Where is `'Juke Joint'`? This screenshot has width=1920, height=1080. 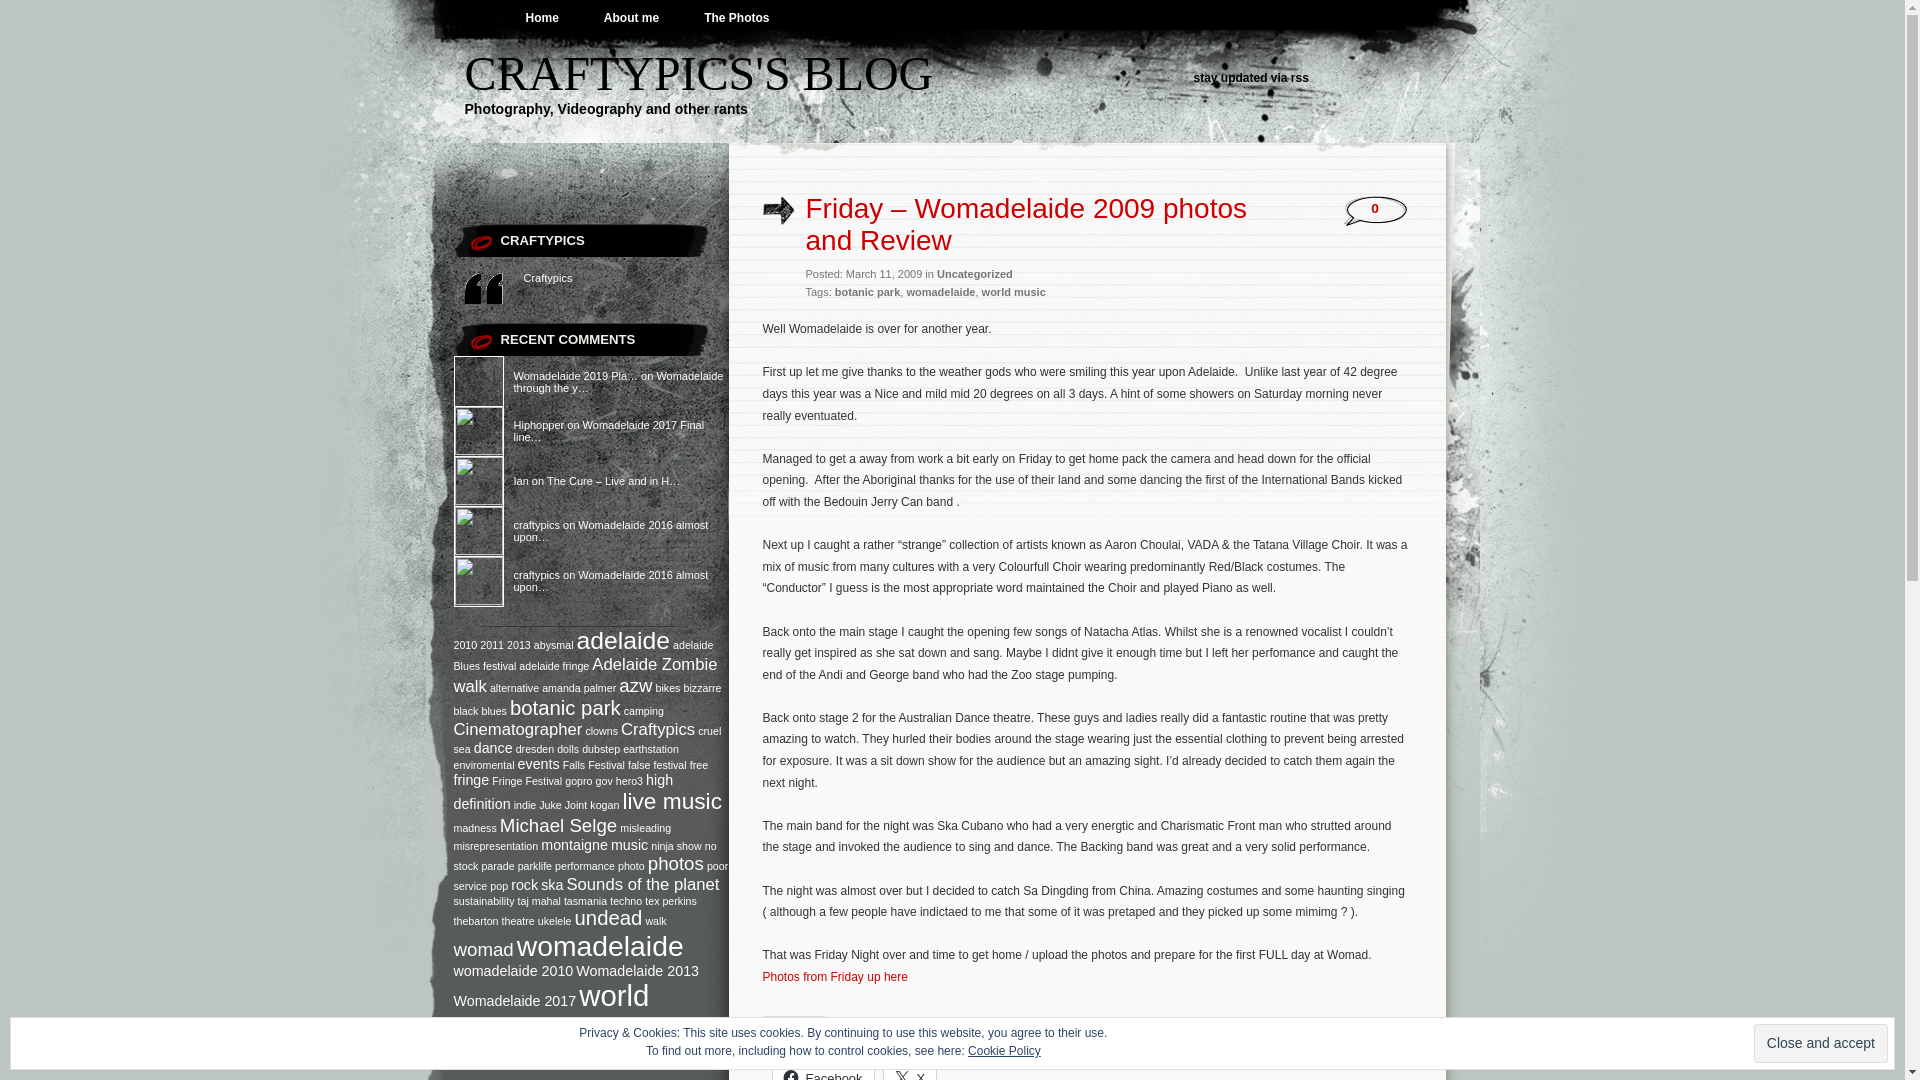
'Juke Joint' is located at coordinates (561, 804).